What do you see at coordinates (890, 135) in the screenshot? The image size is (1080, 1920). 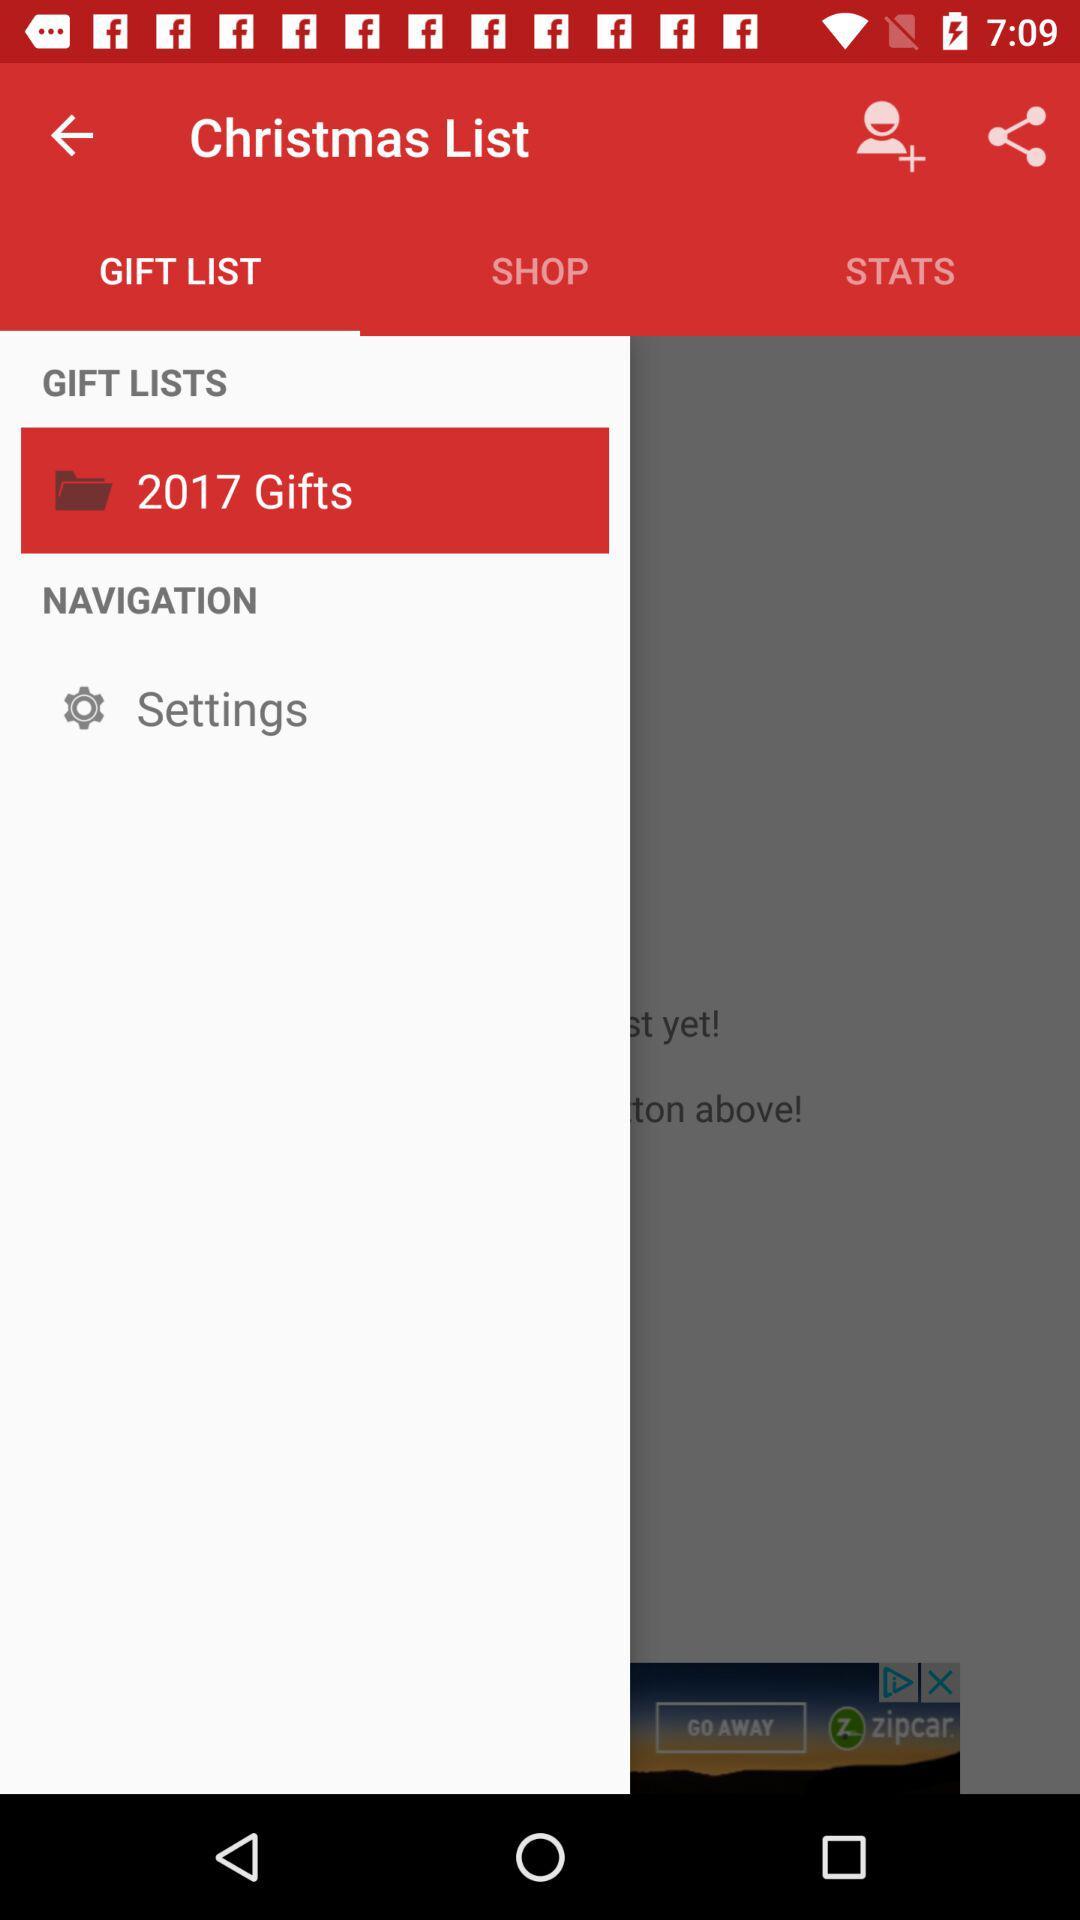 I see `icon above the stats` at bounding box center [890, 135].